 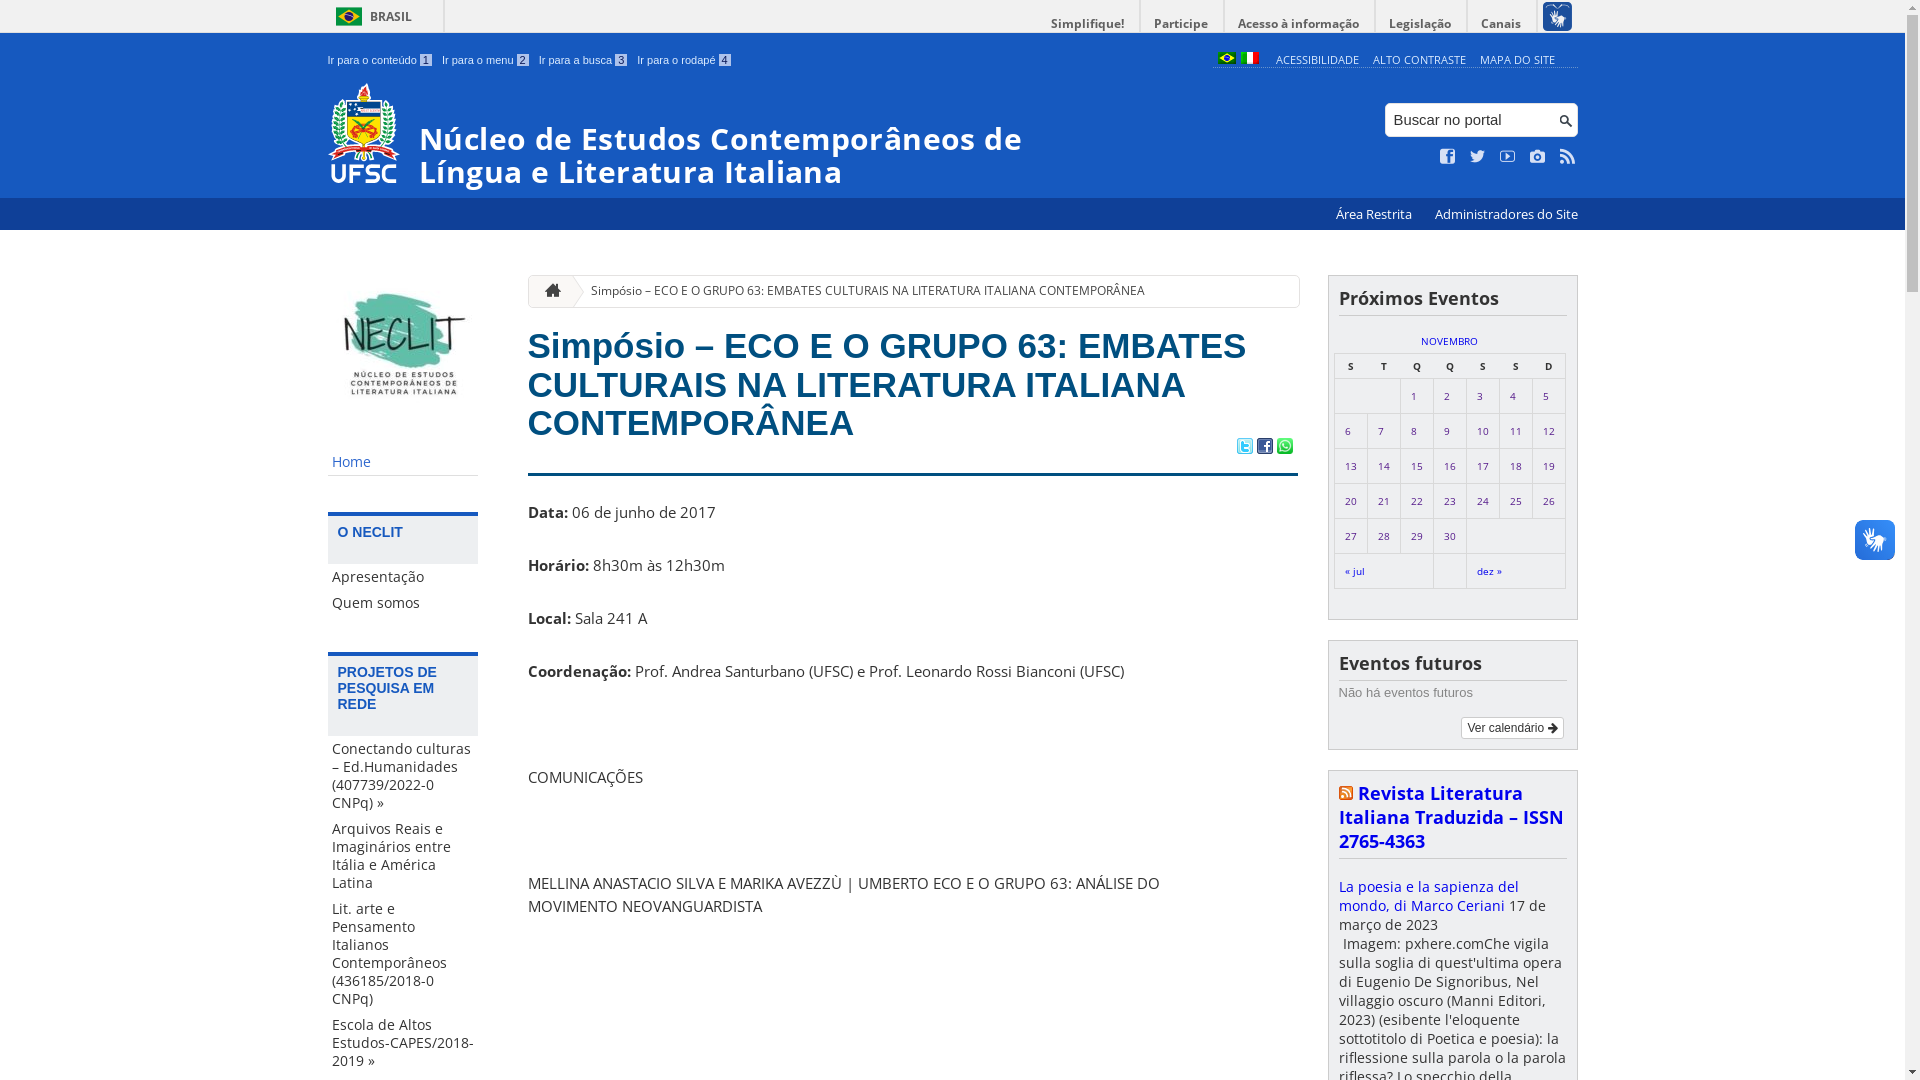 I want to click on '10', so click(x=1482, y=430).